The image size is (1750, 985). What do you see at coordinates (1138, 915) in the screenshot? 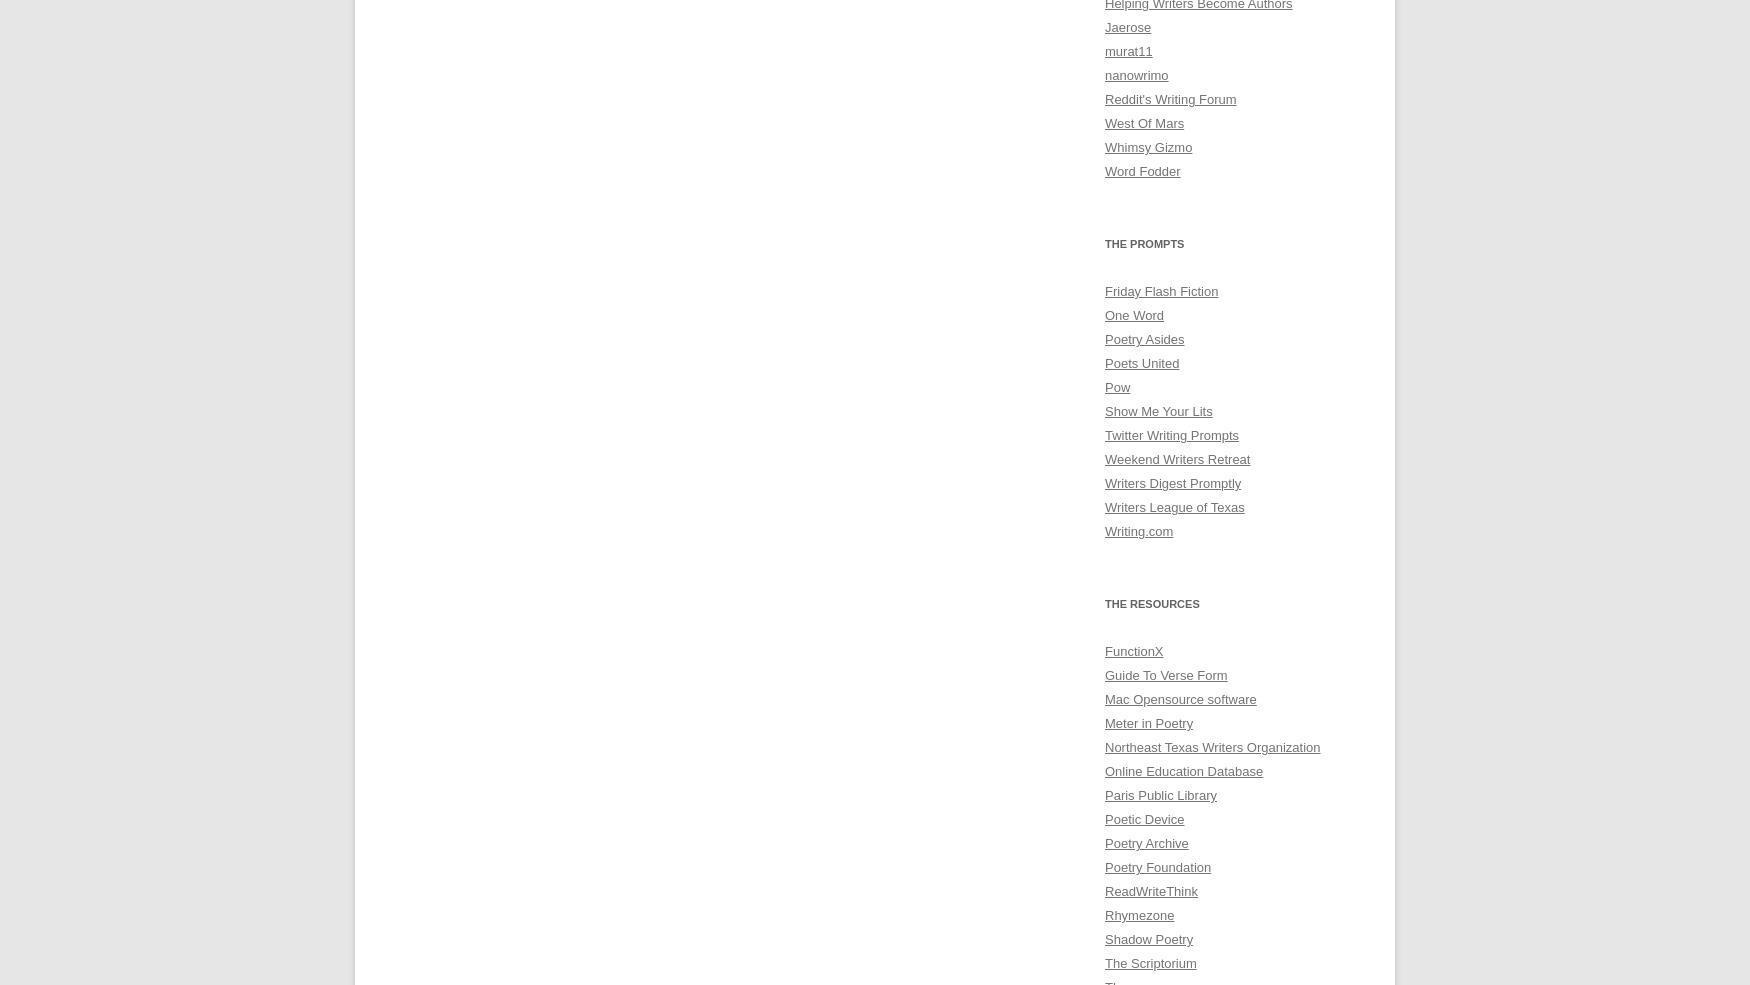
I see `'Rhymezone'` at bounding box center [1138, 915].